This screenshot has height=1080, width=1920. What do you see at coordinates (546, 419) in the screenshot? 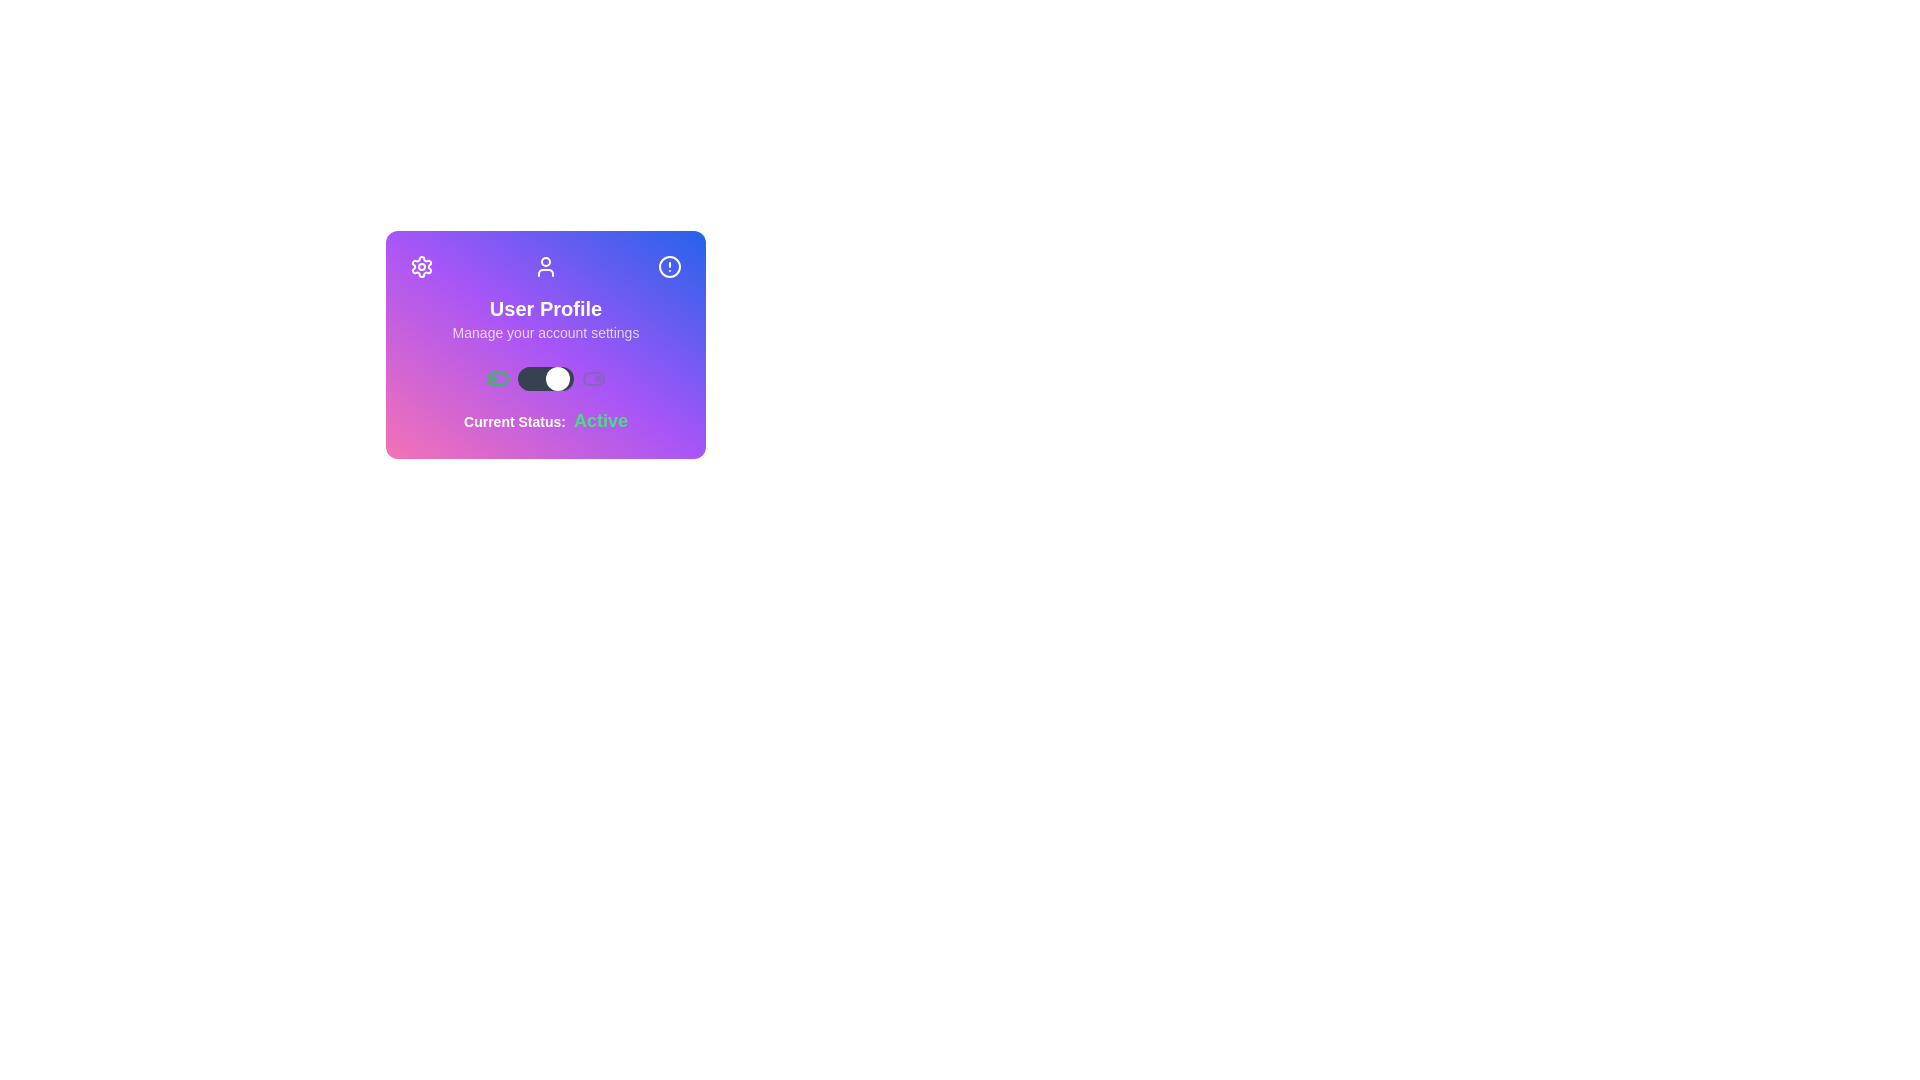
I see `the static text label indicating 'Active', located at the bottom of the card below the toggle switch` at bounding box center [546, 419].